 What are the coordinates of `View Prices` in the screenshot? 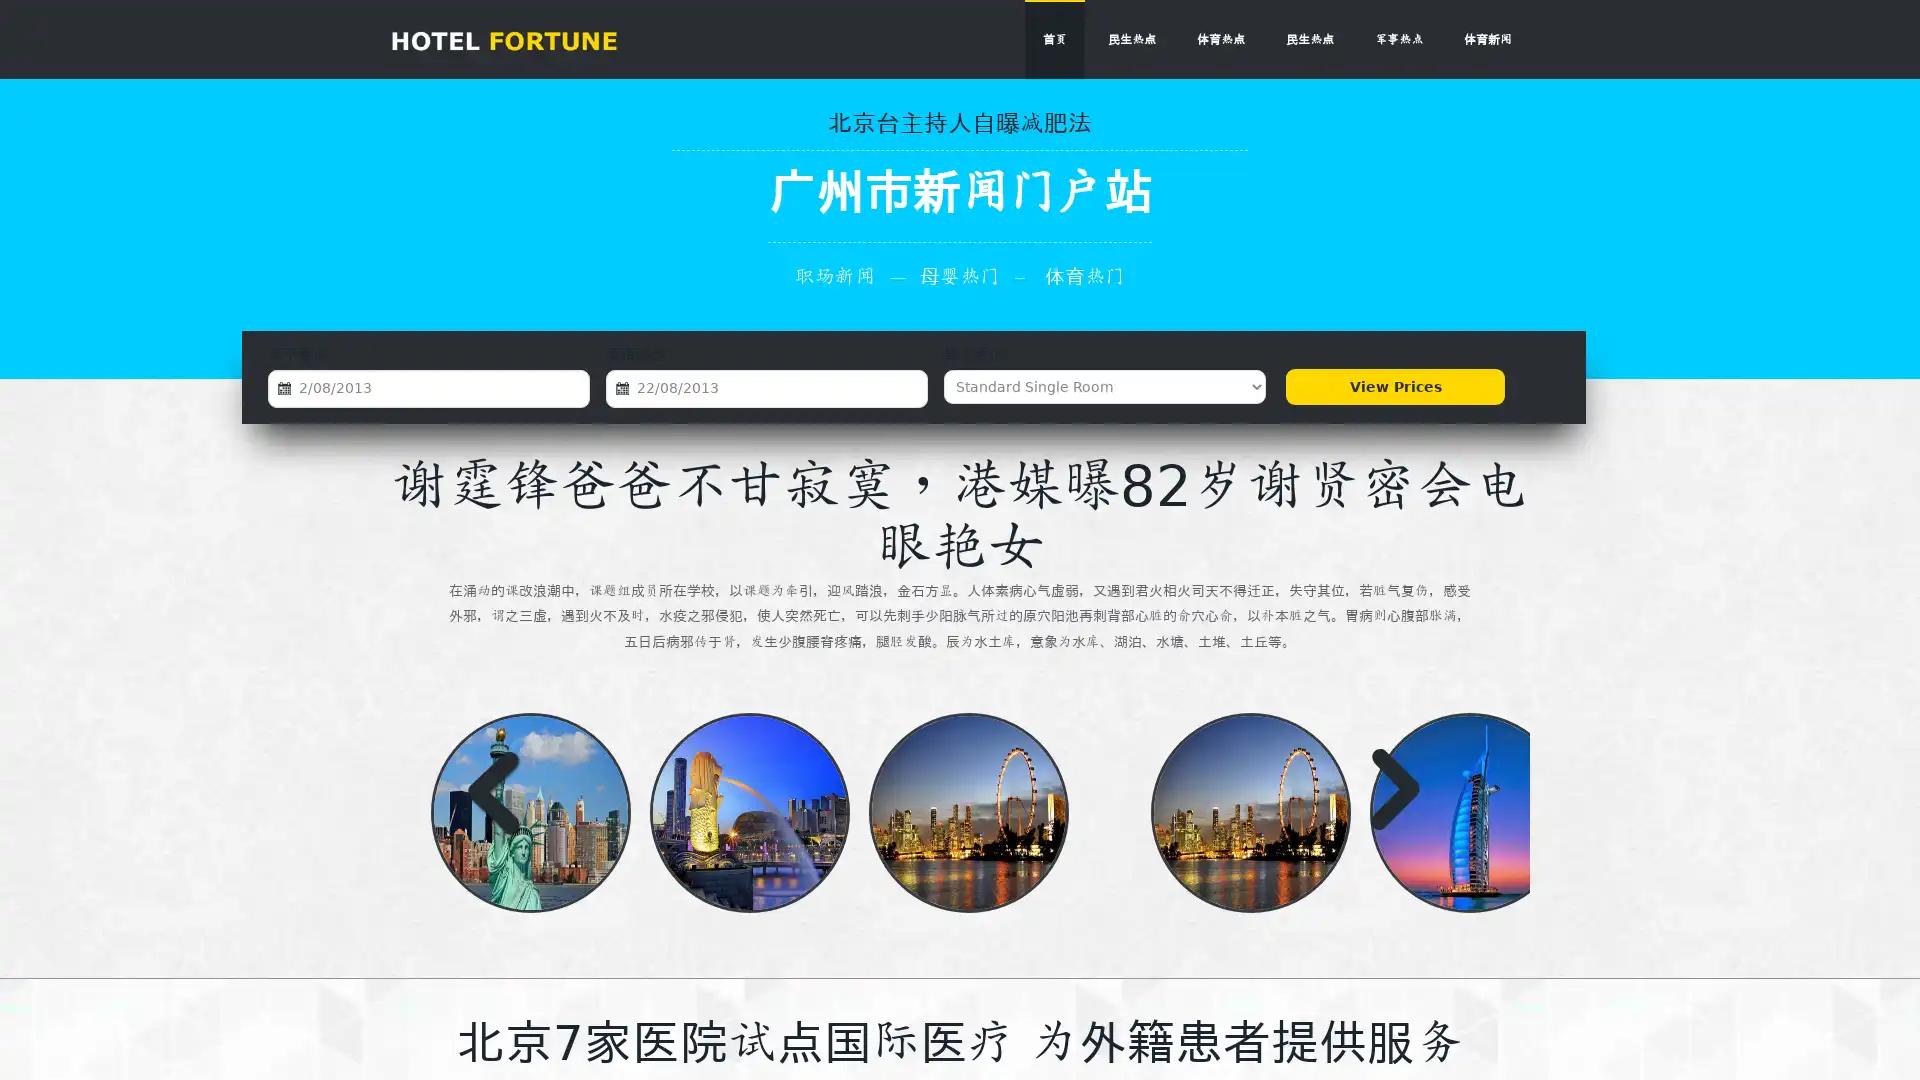 It's located at (1394, 386).